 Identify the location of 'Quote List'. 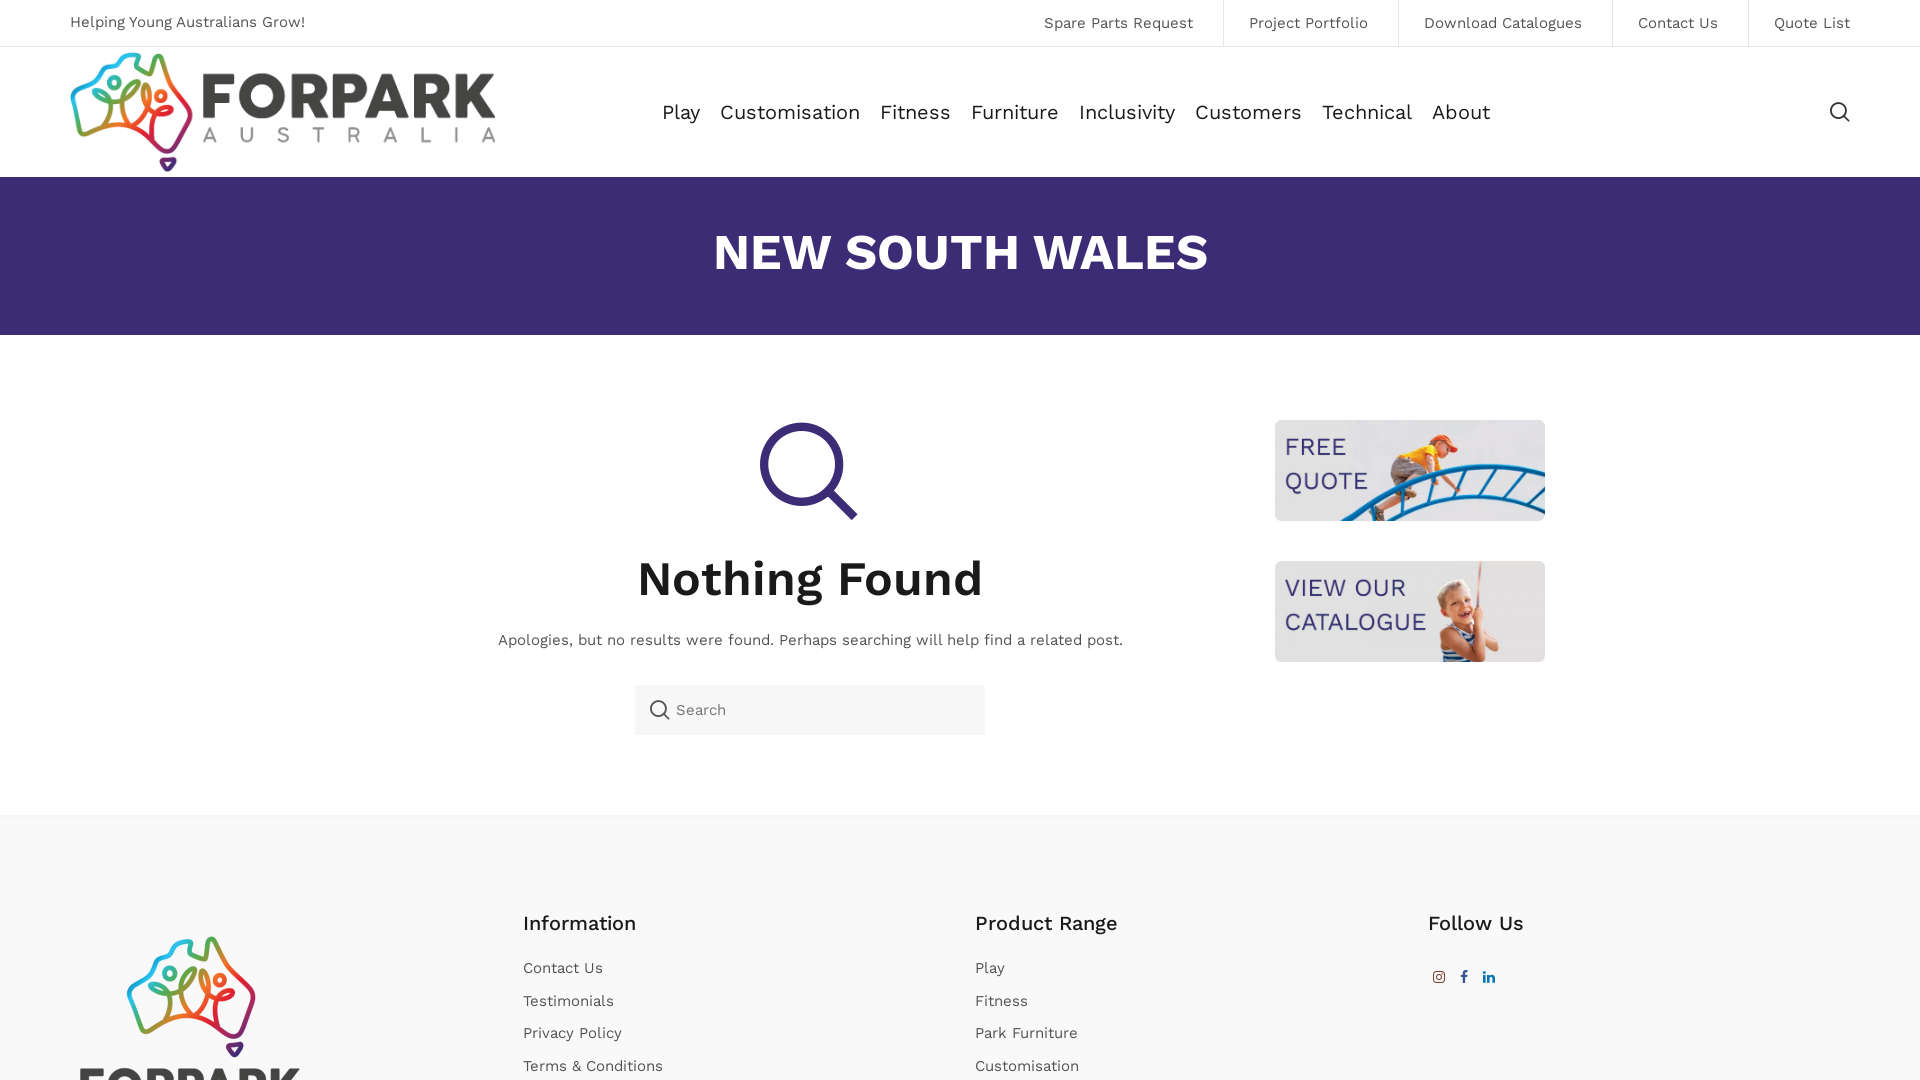
(1746, 23).